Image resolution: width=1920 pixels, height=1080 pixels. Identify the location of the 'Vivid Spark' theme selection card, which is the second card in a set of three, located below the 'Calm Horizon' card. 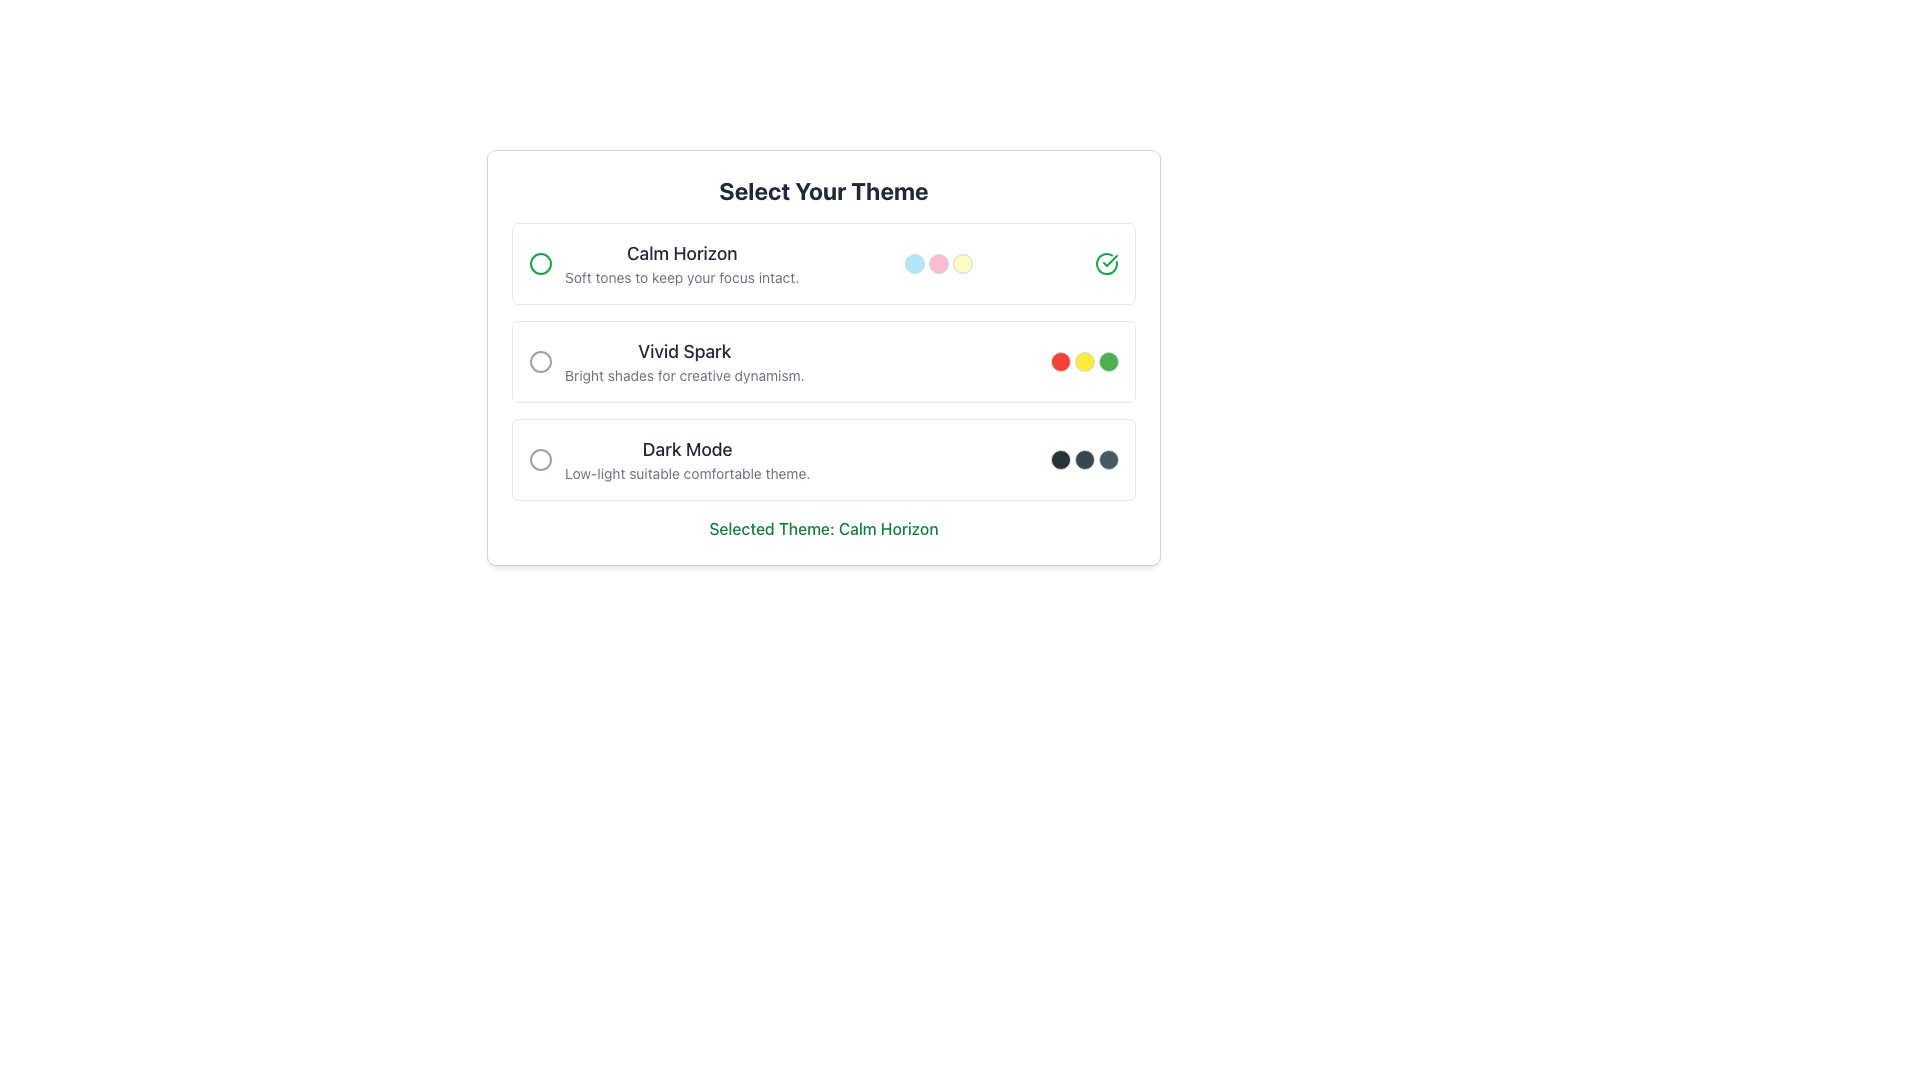
(824, 357).